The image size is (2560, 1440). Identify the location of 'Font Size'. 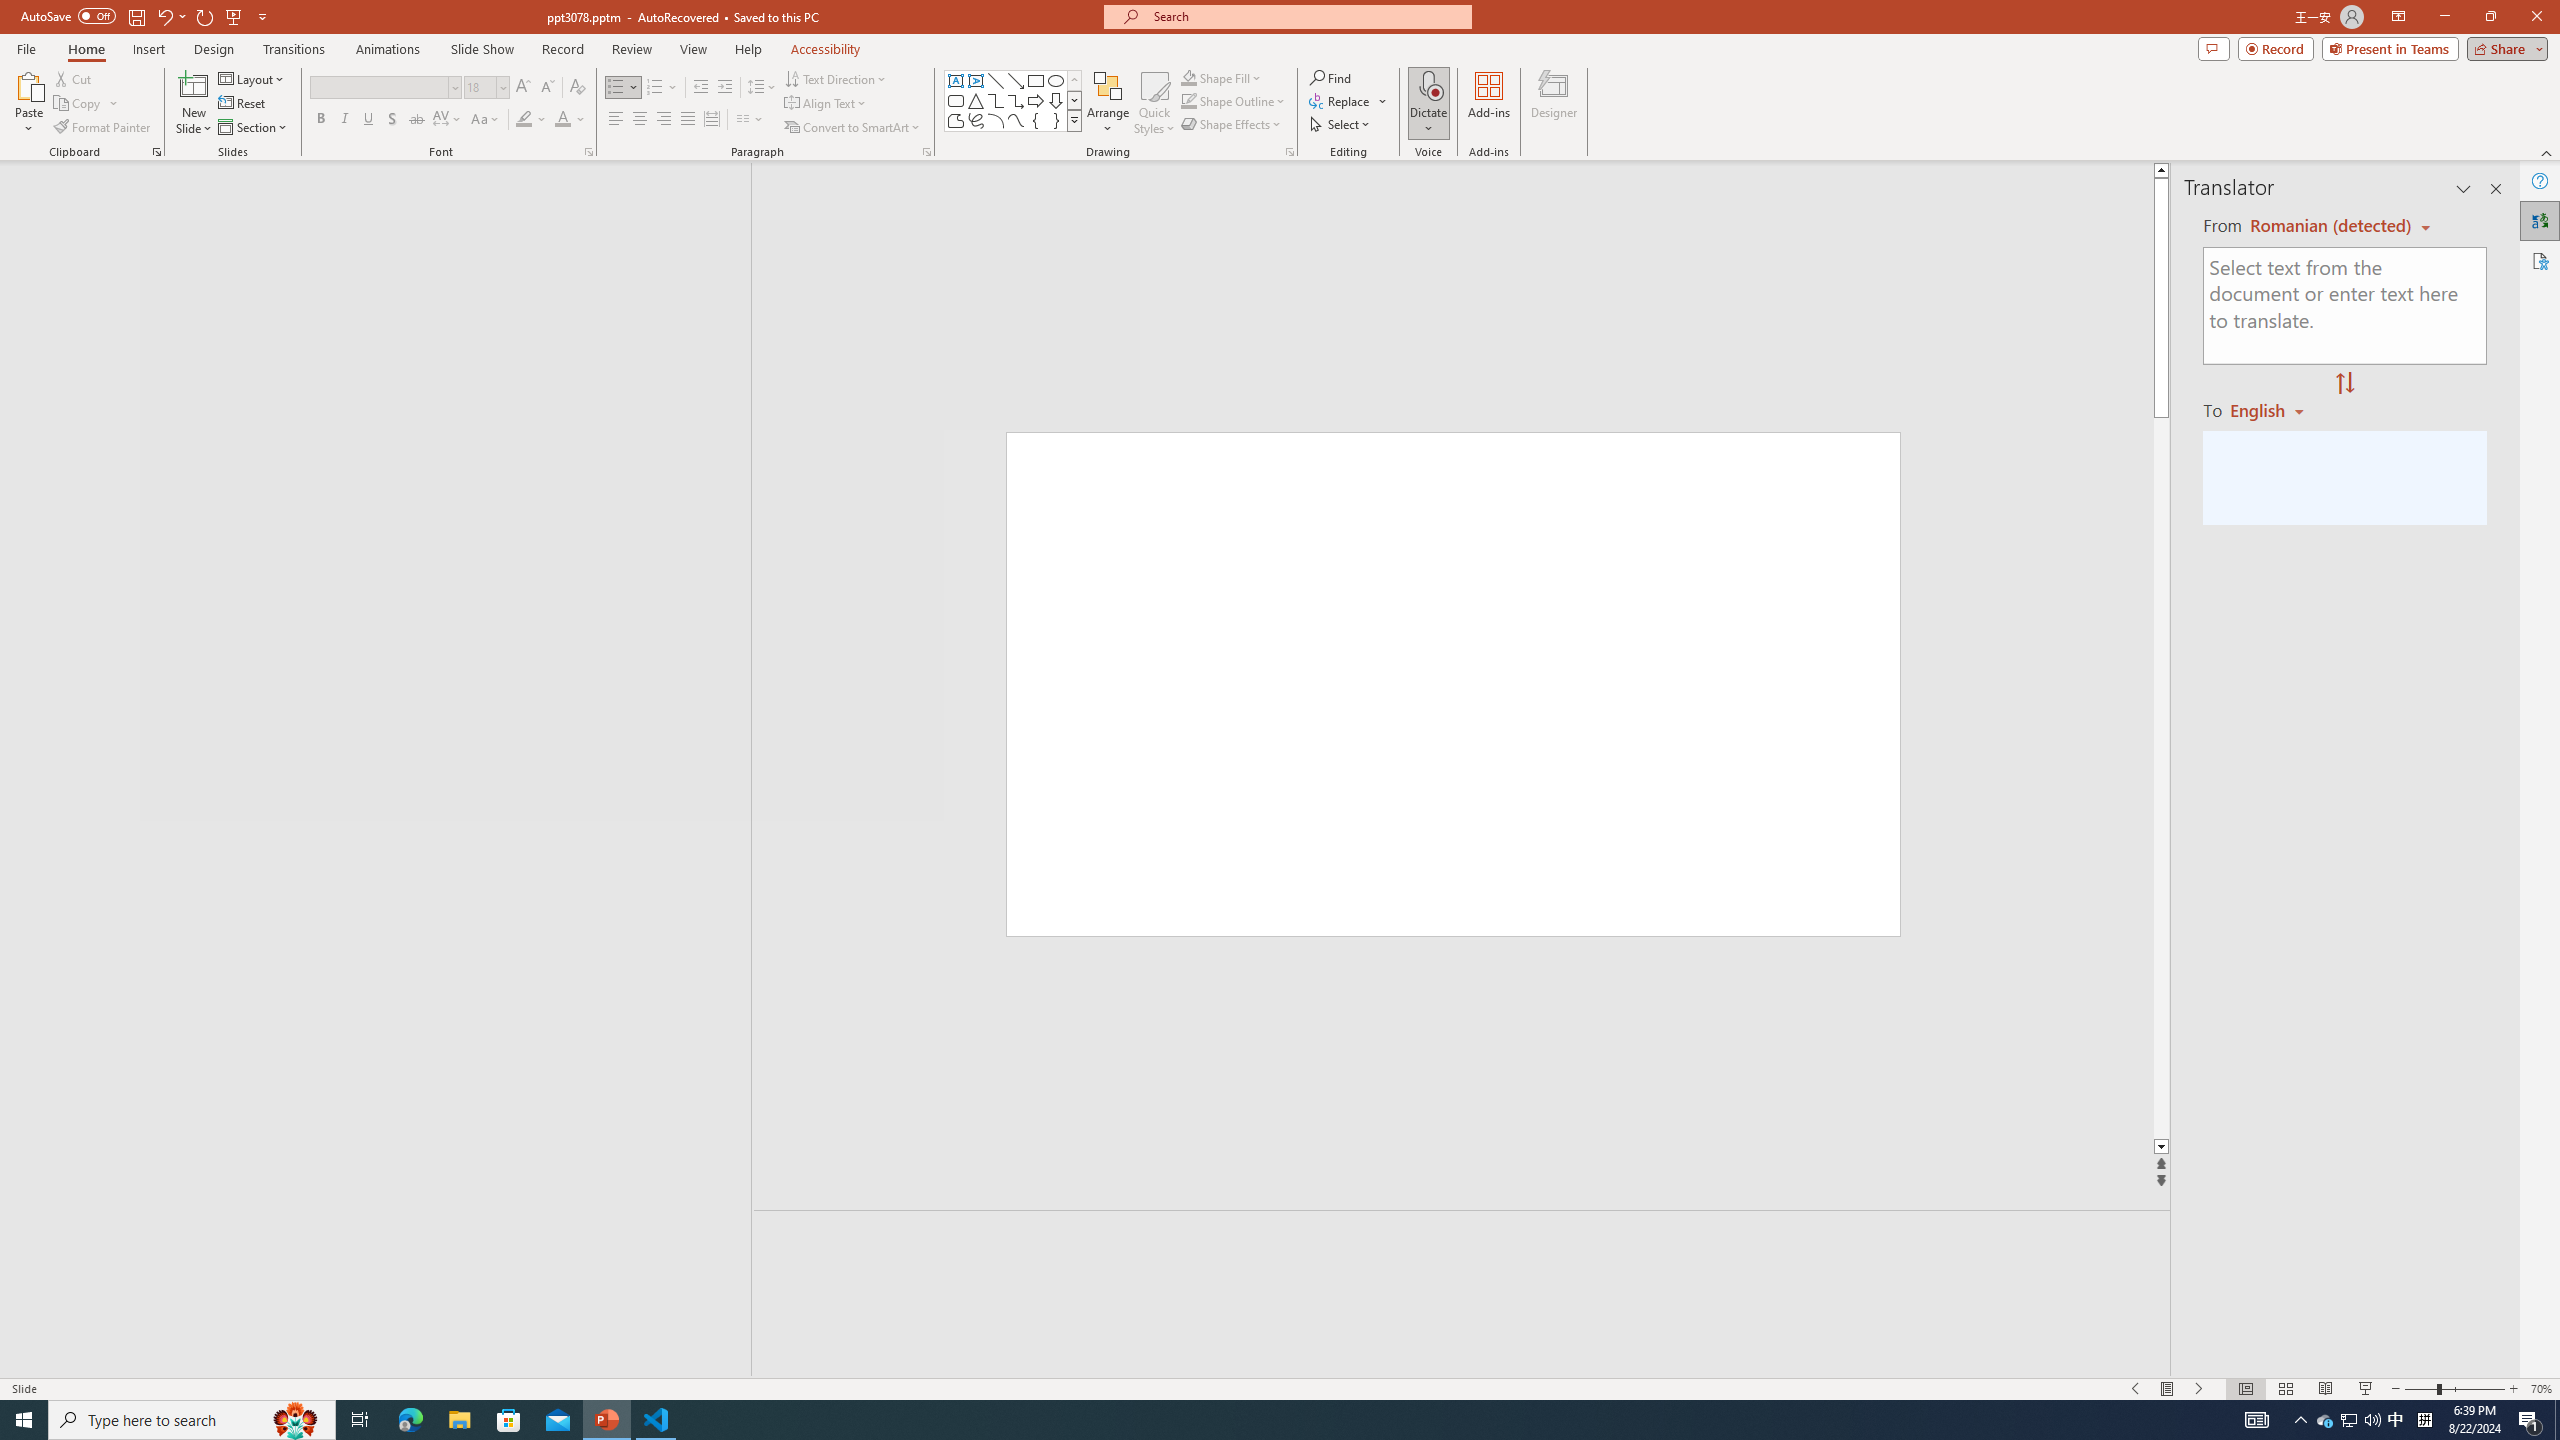
(485, 87).